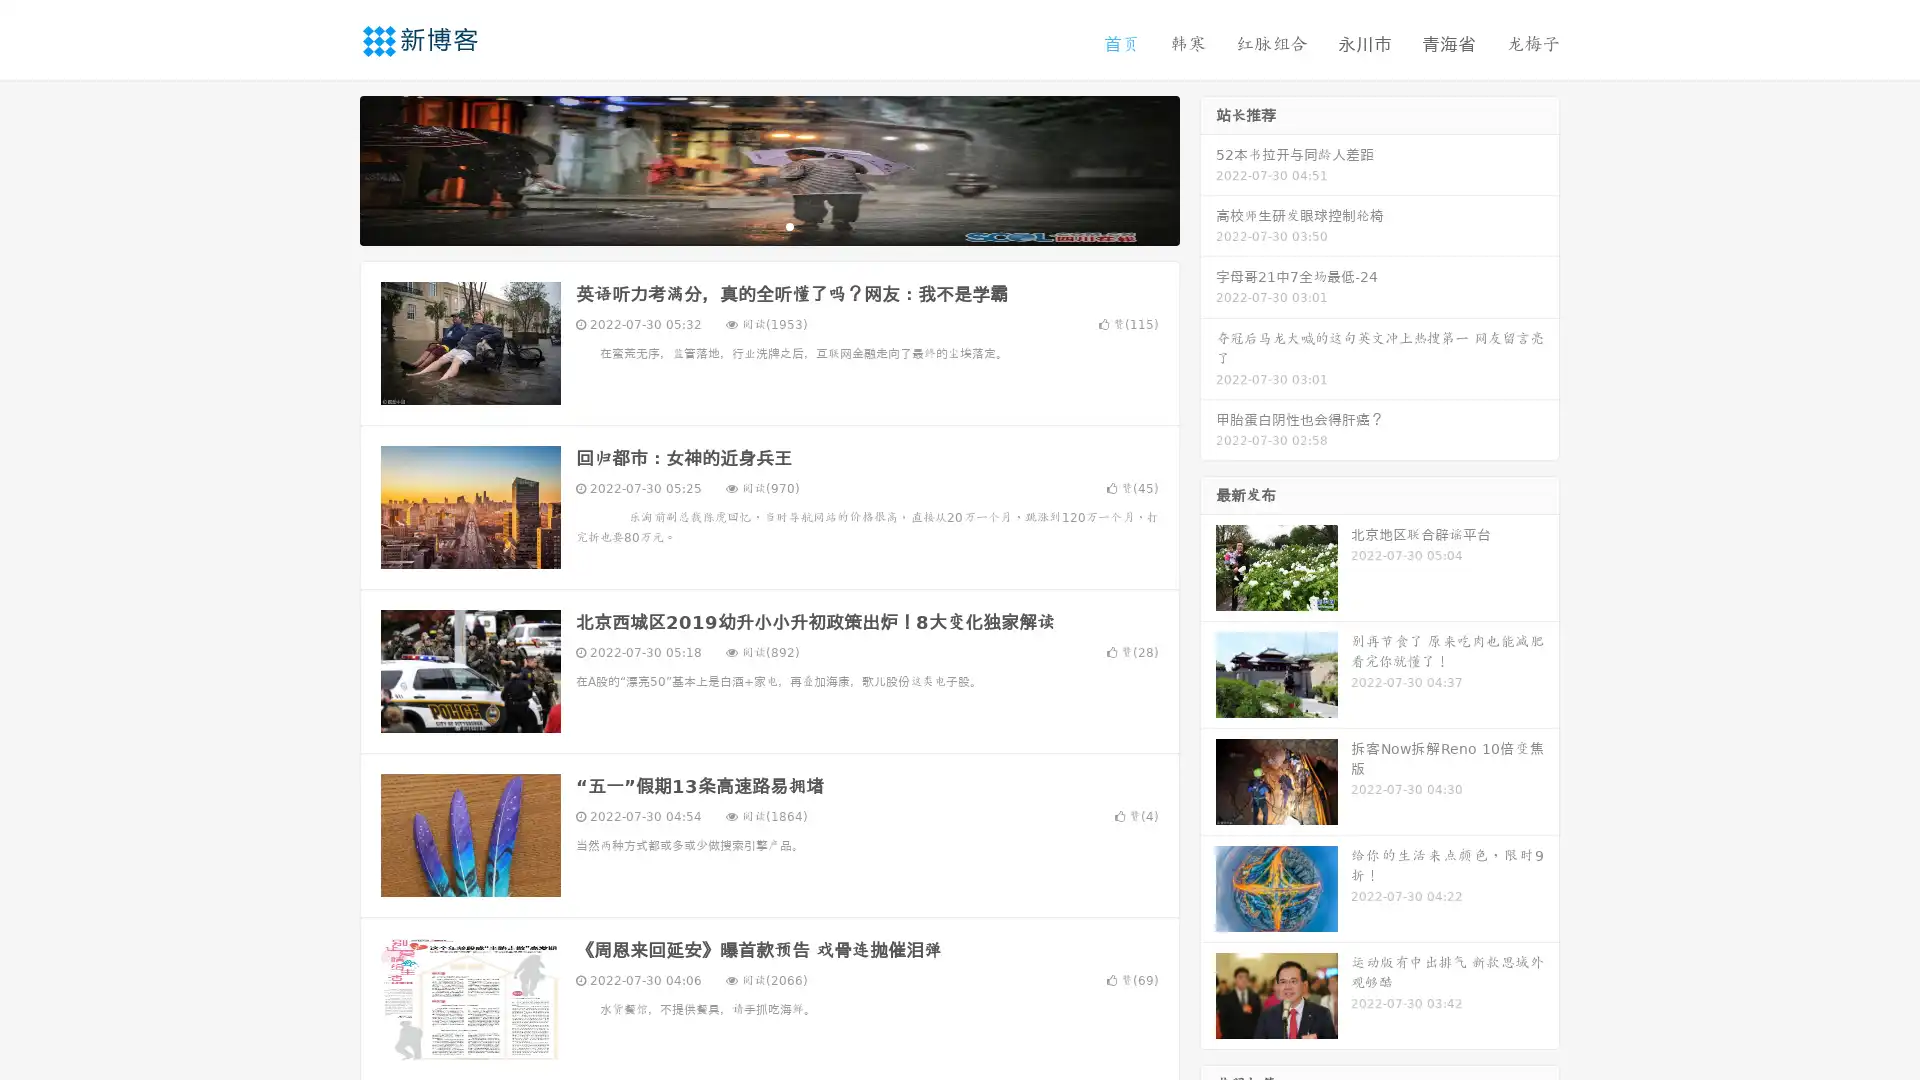 The width and height of the screenshot is (1920, 1080). I want to click on Go to slide 1, so click(748, 225).